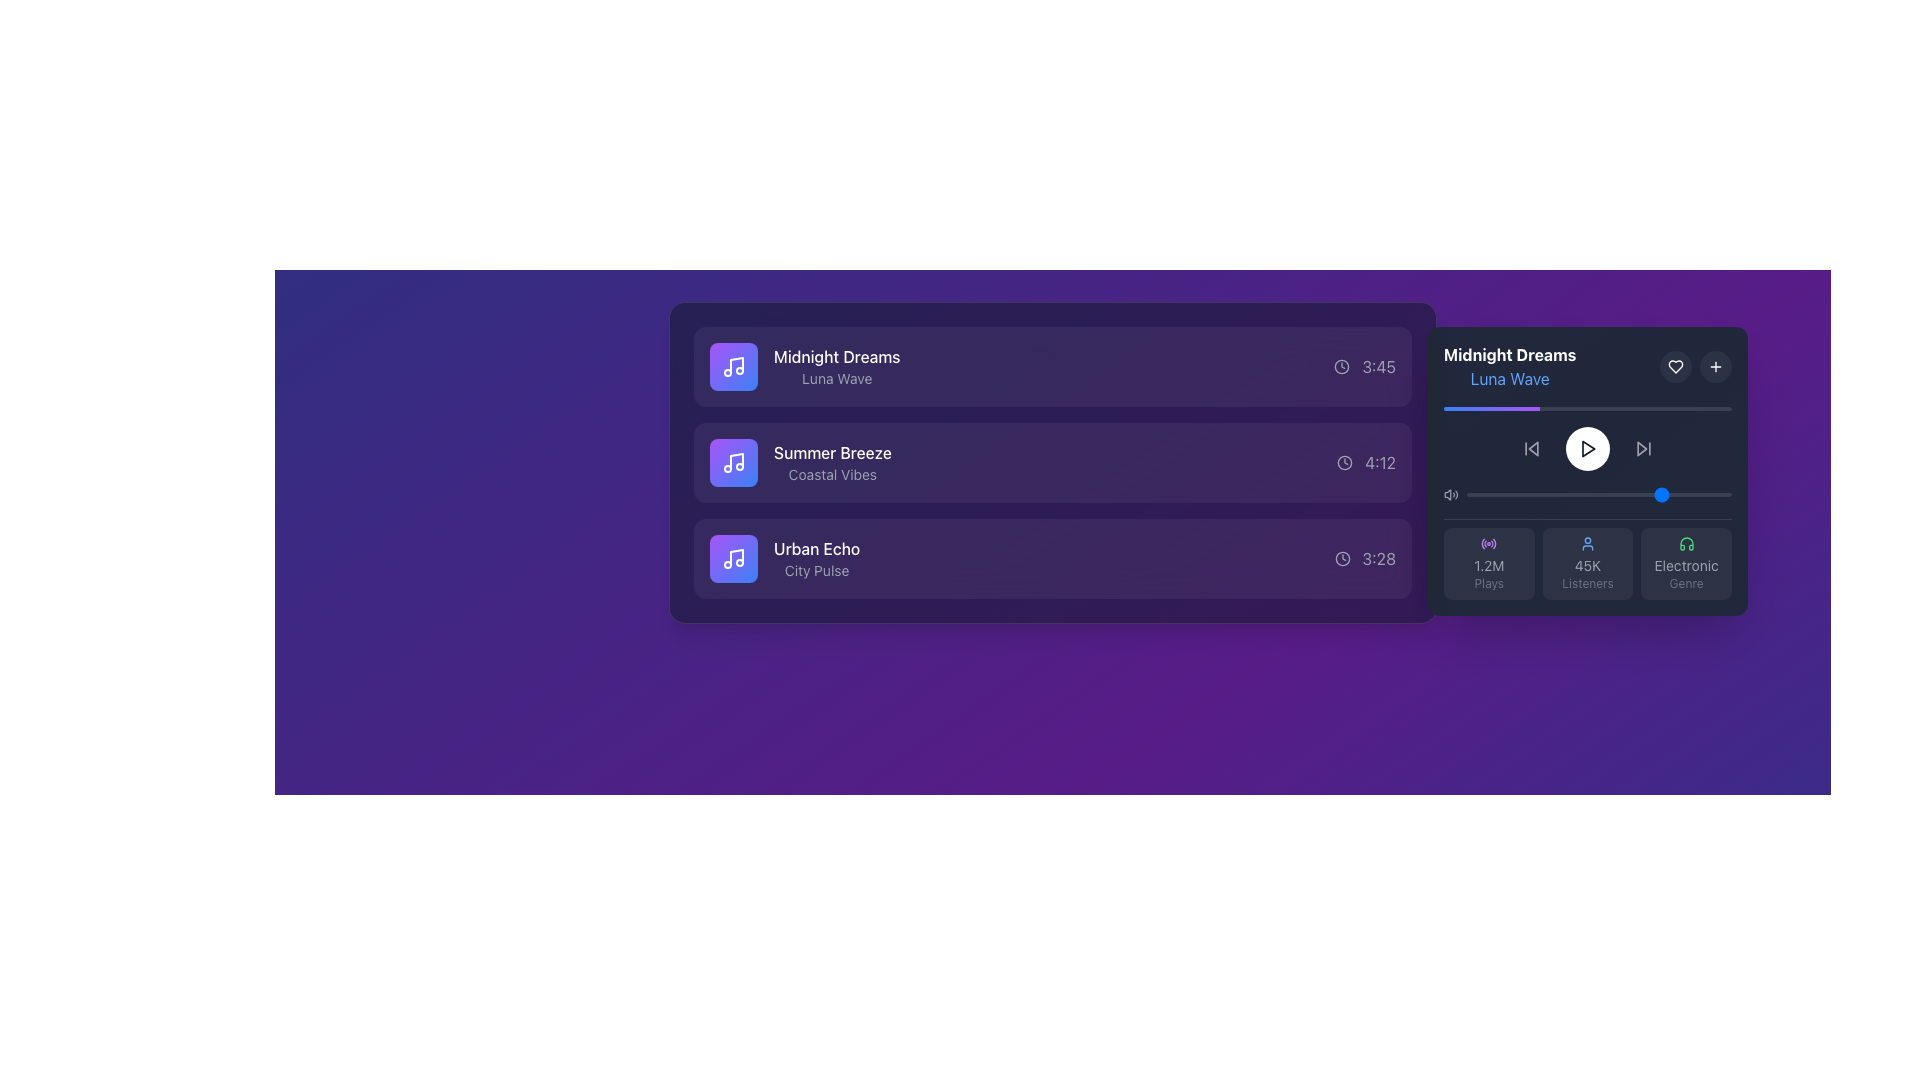 This screenshot has height=1080, width=1920. What do you see at coordinates (817, 570) in the screenshot?
I see `text content of the subtitle label for 'Urban Echo' located in the bottom-most row of the song list interface` at bounding box center [817, 570].